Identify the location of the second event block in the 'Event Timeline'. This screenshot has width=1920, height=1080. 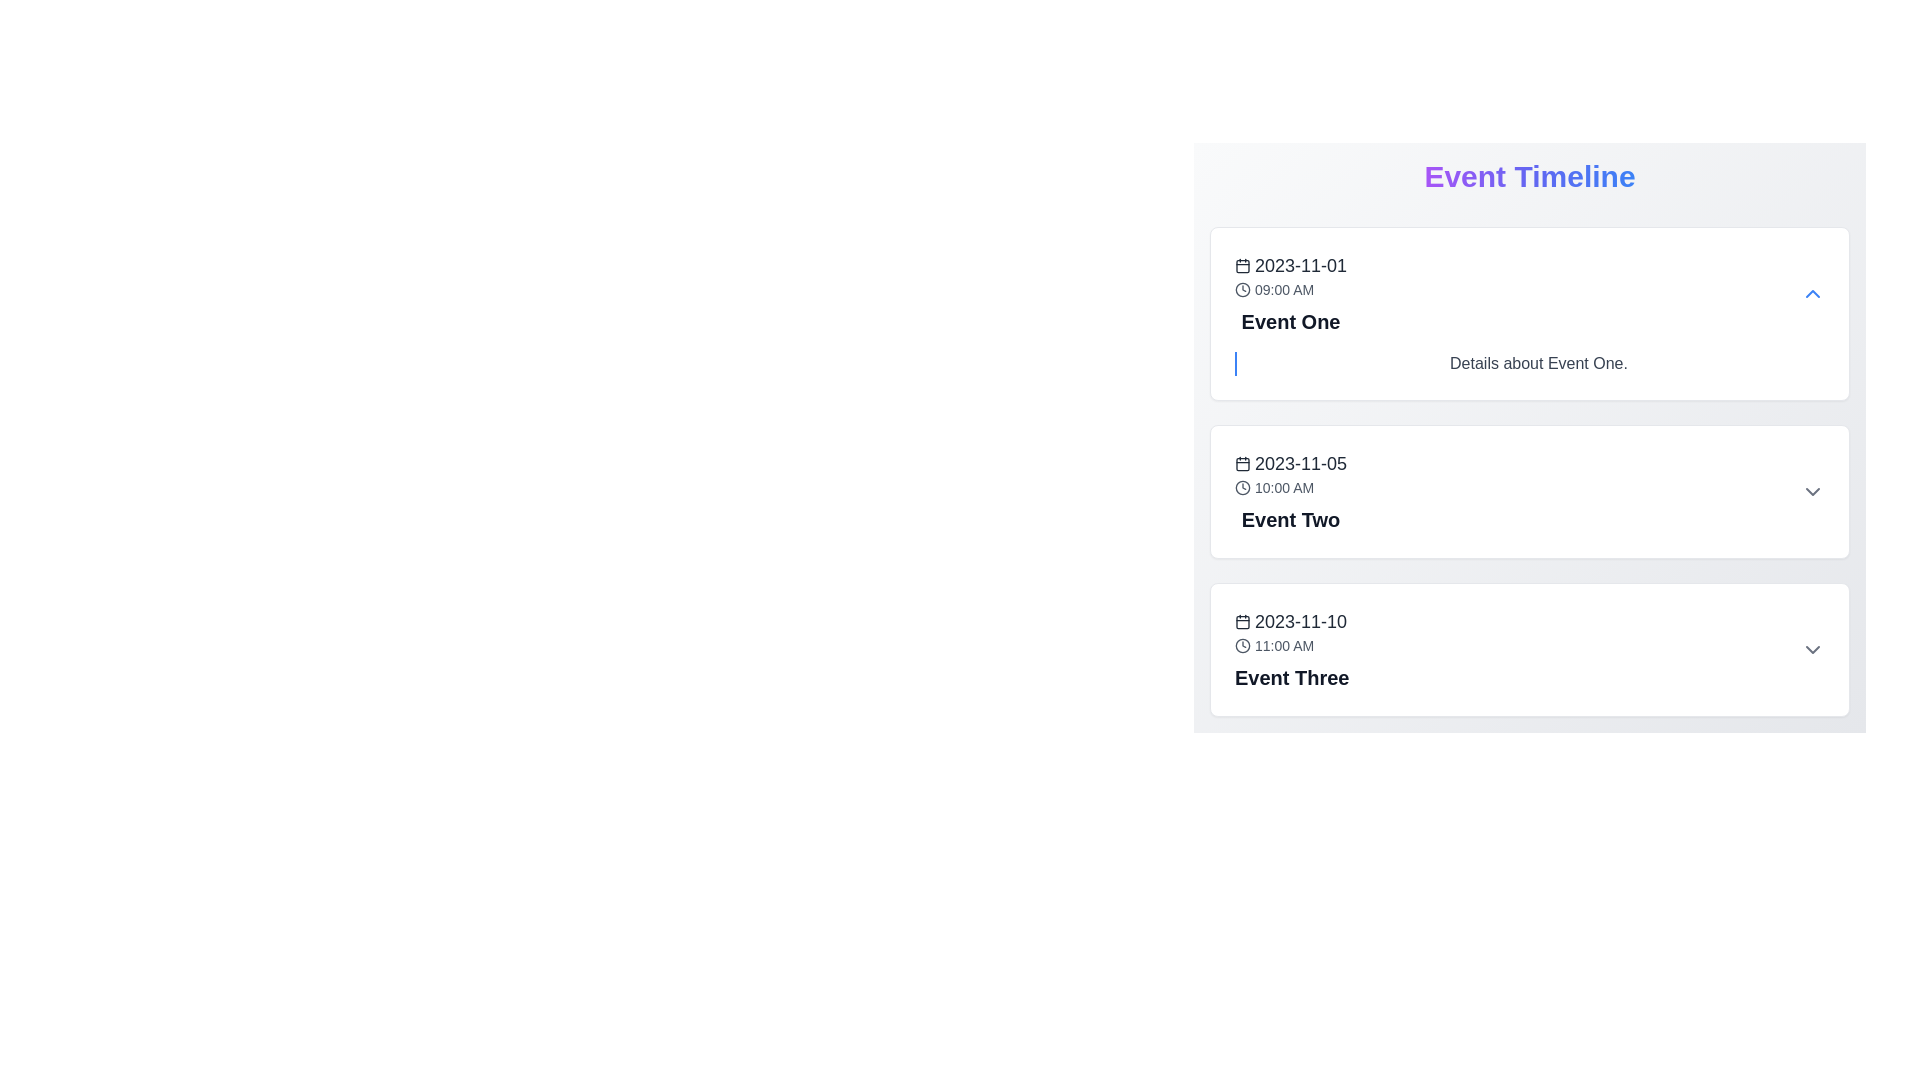
(1529, 471).